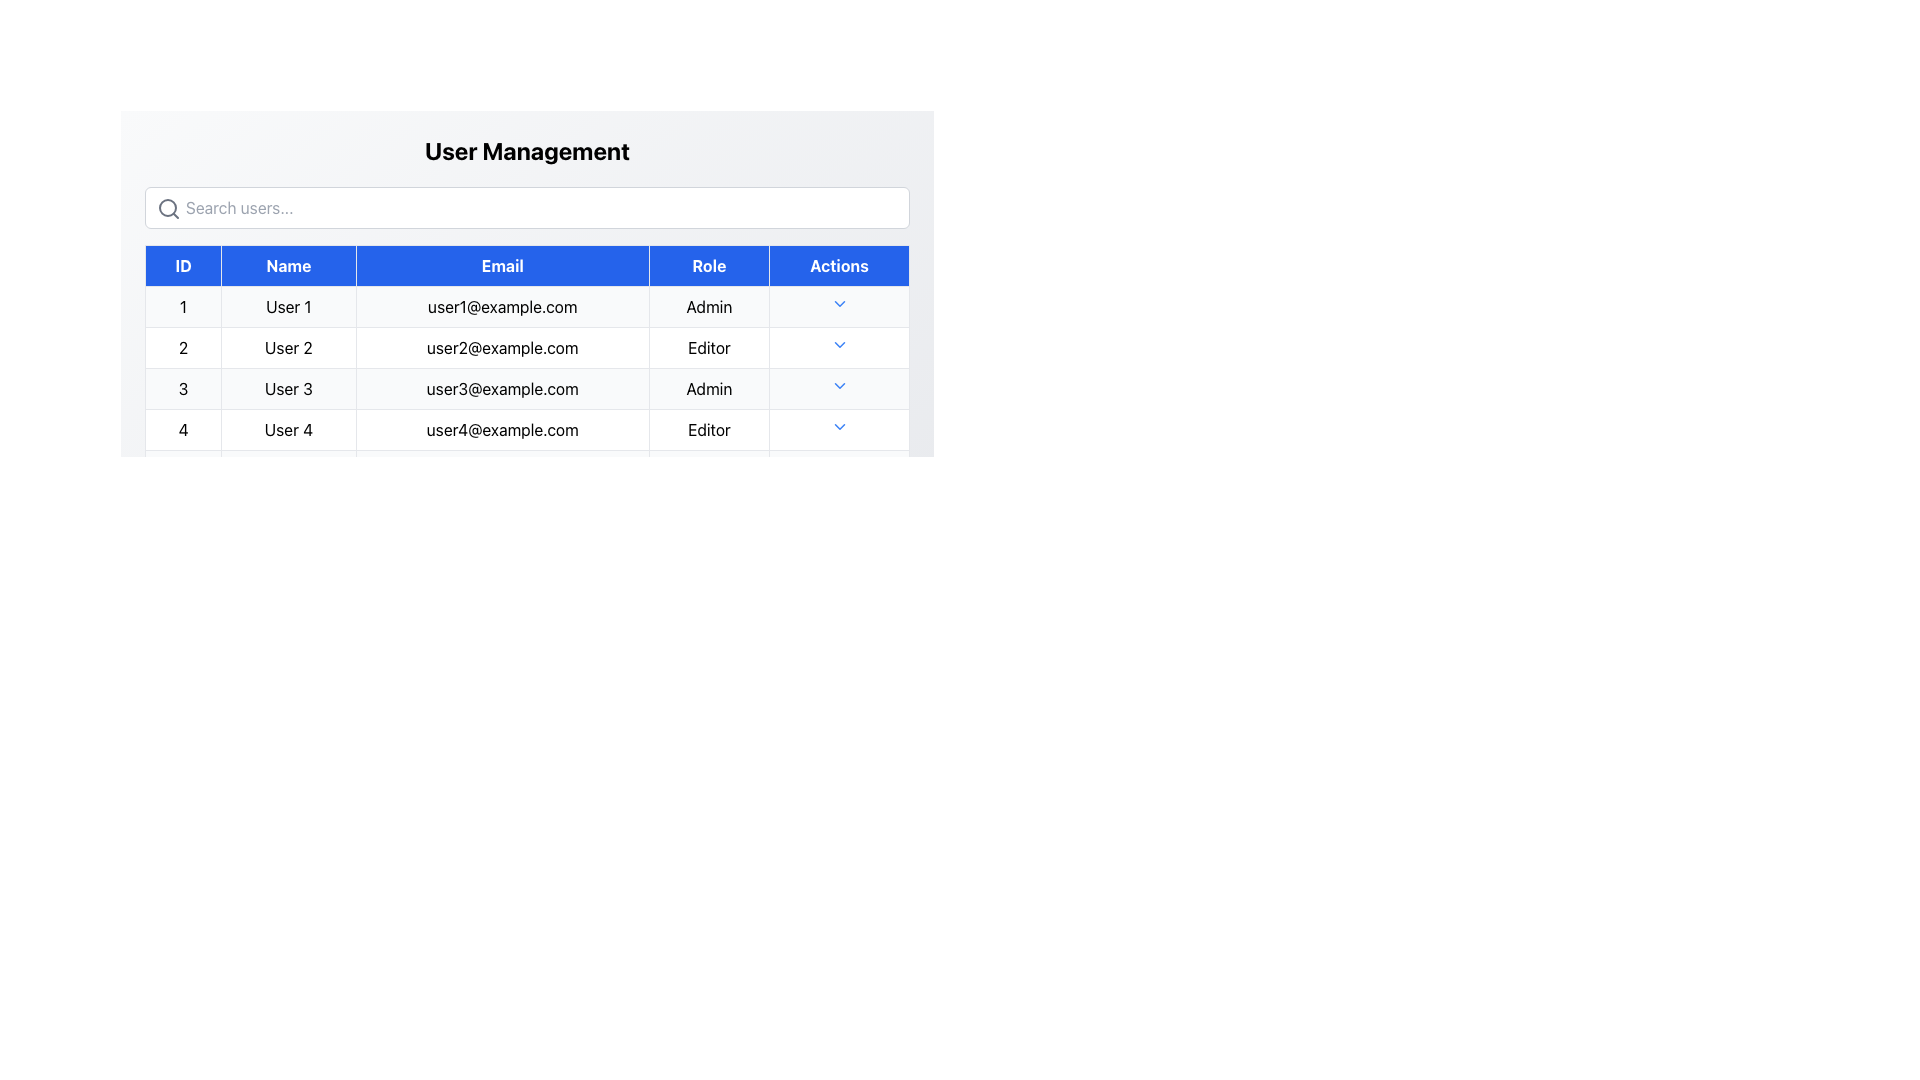 Image resolution: width=1920 pixels, height=1080 pixels. I want to click on to select or highlight the email address displayed for 'User 2' in the third column labeled 'Email' of the table, so click(502, 346).